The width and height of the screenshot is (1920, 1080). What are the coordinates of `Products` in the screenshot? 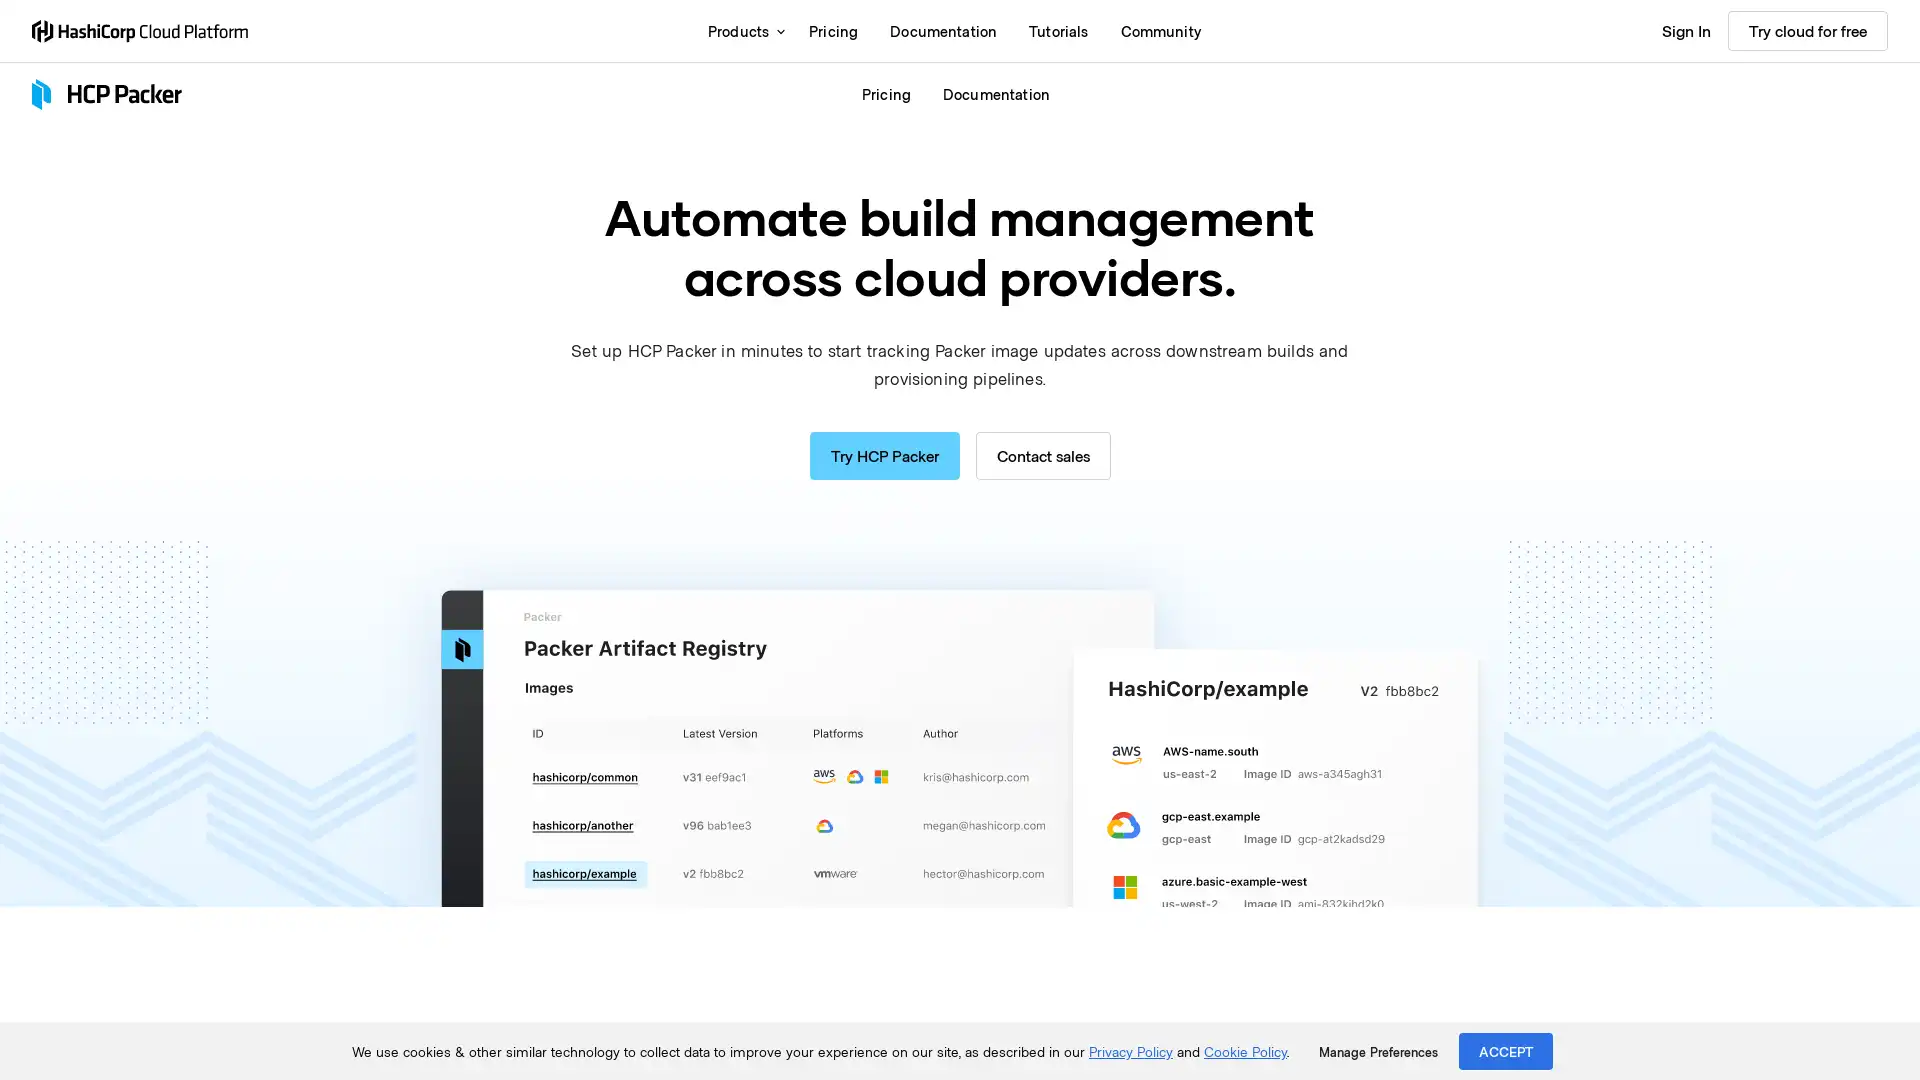 It's located at (741, 30).